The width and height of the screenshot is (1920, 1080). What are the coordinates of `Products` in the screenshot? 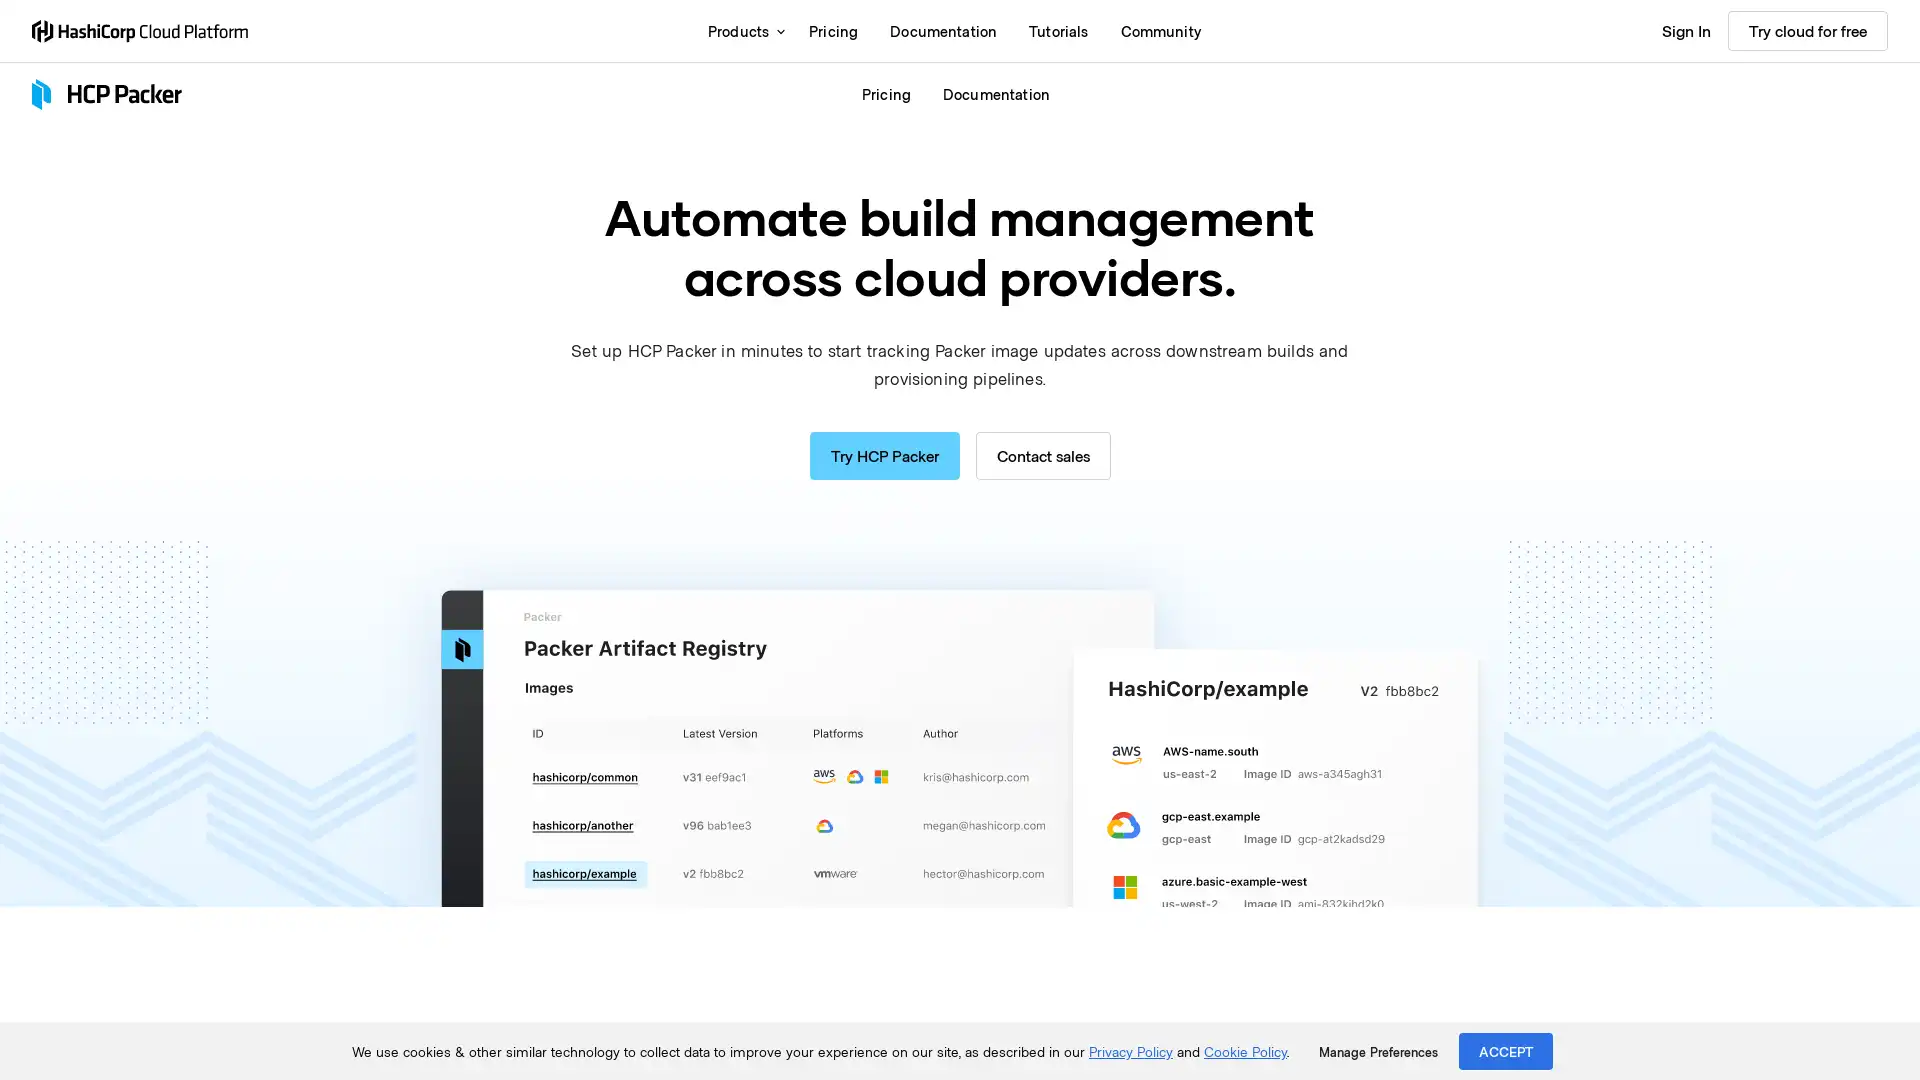 It's located at (741, 30).